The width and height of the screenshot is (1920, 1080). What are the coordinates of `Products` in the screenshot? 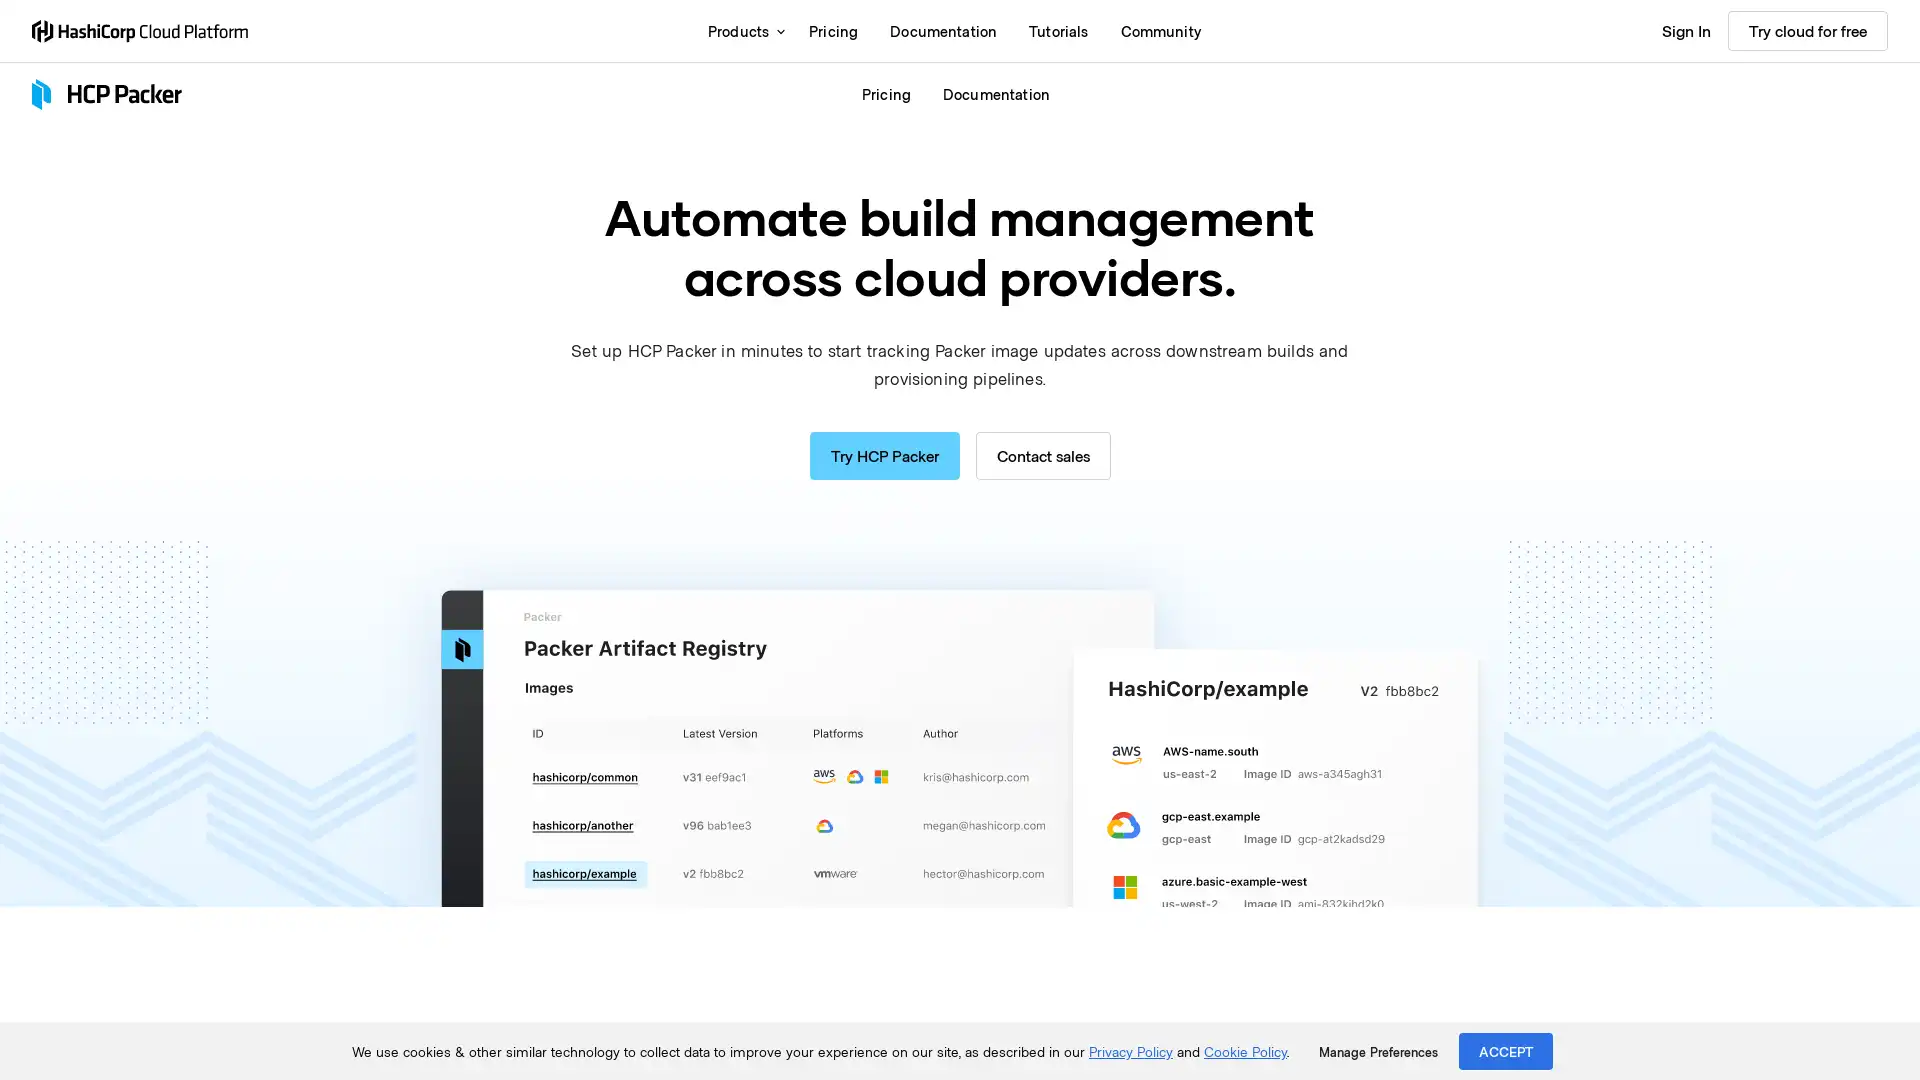 It's located at (741, 30).